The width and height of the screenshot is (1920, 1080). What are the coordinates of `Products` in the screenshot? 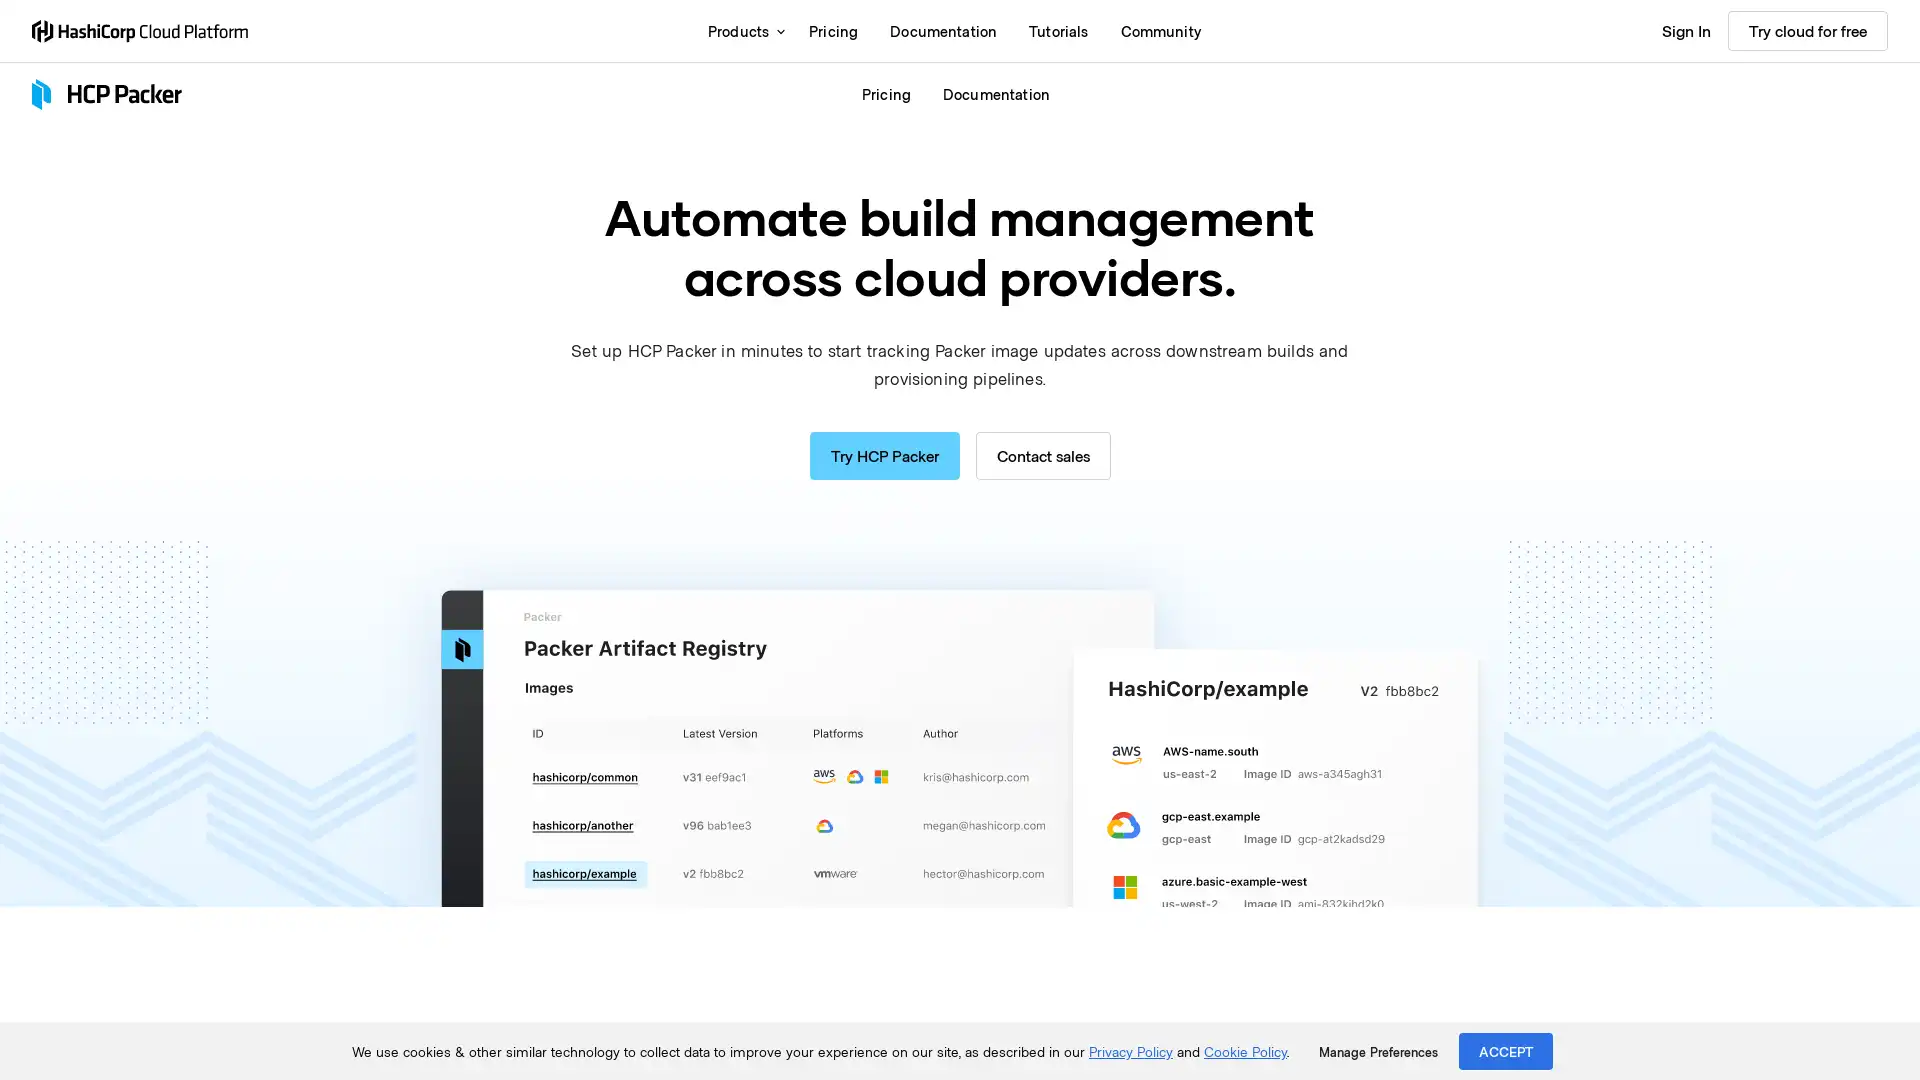 It's located at (741, 30).